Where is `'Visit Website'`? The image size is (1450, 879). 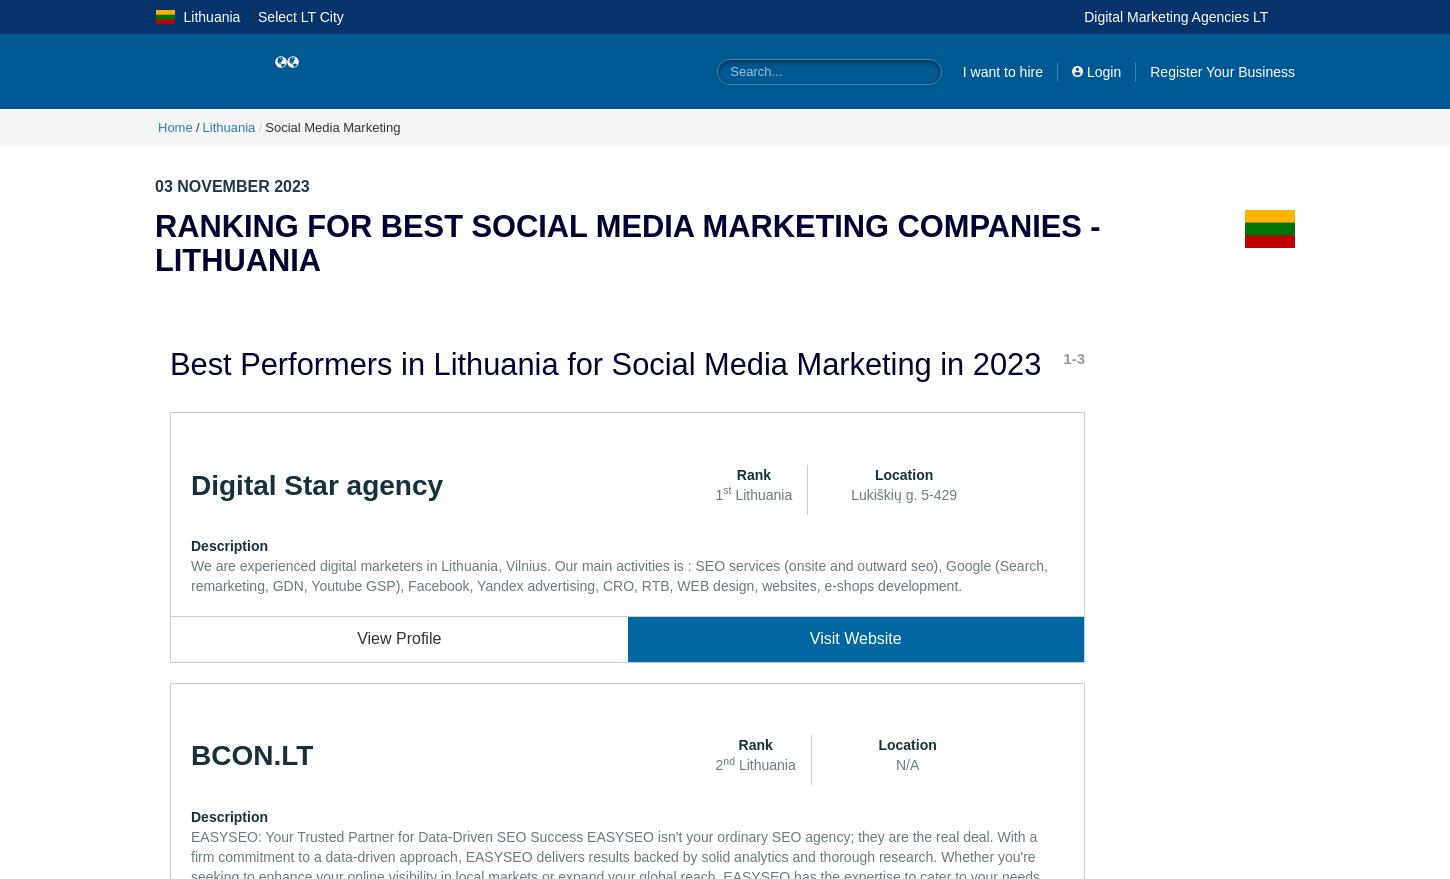 'Visit Website' is located at coordinates (854, 638).